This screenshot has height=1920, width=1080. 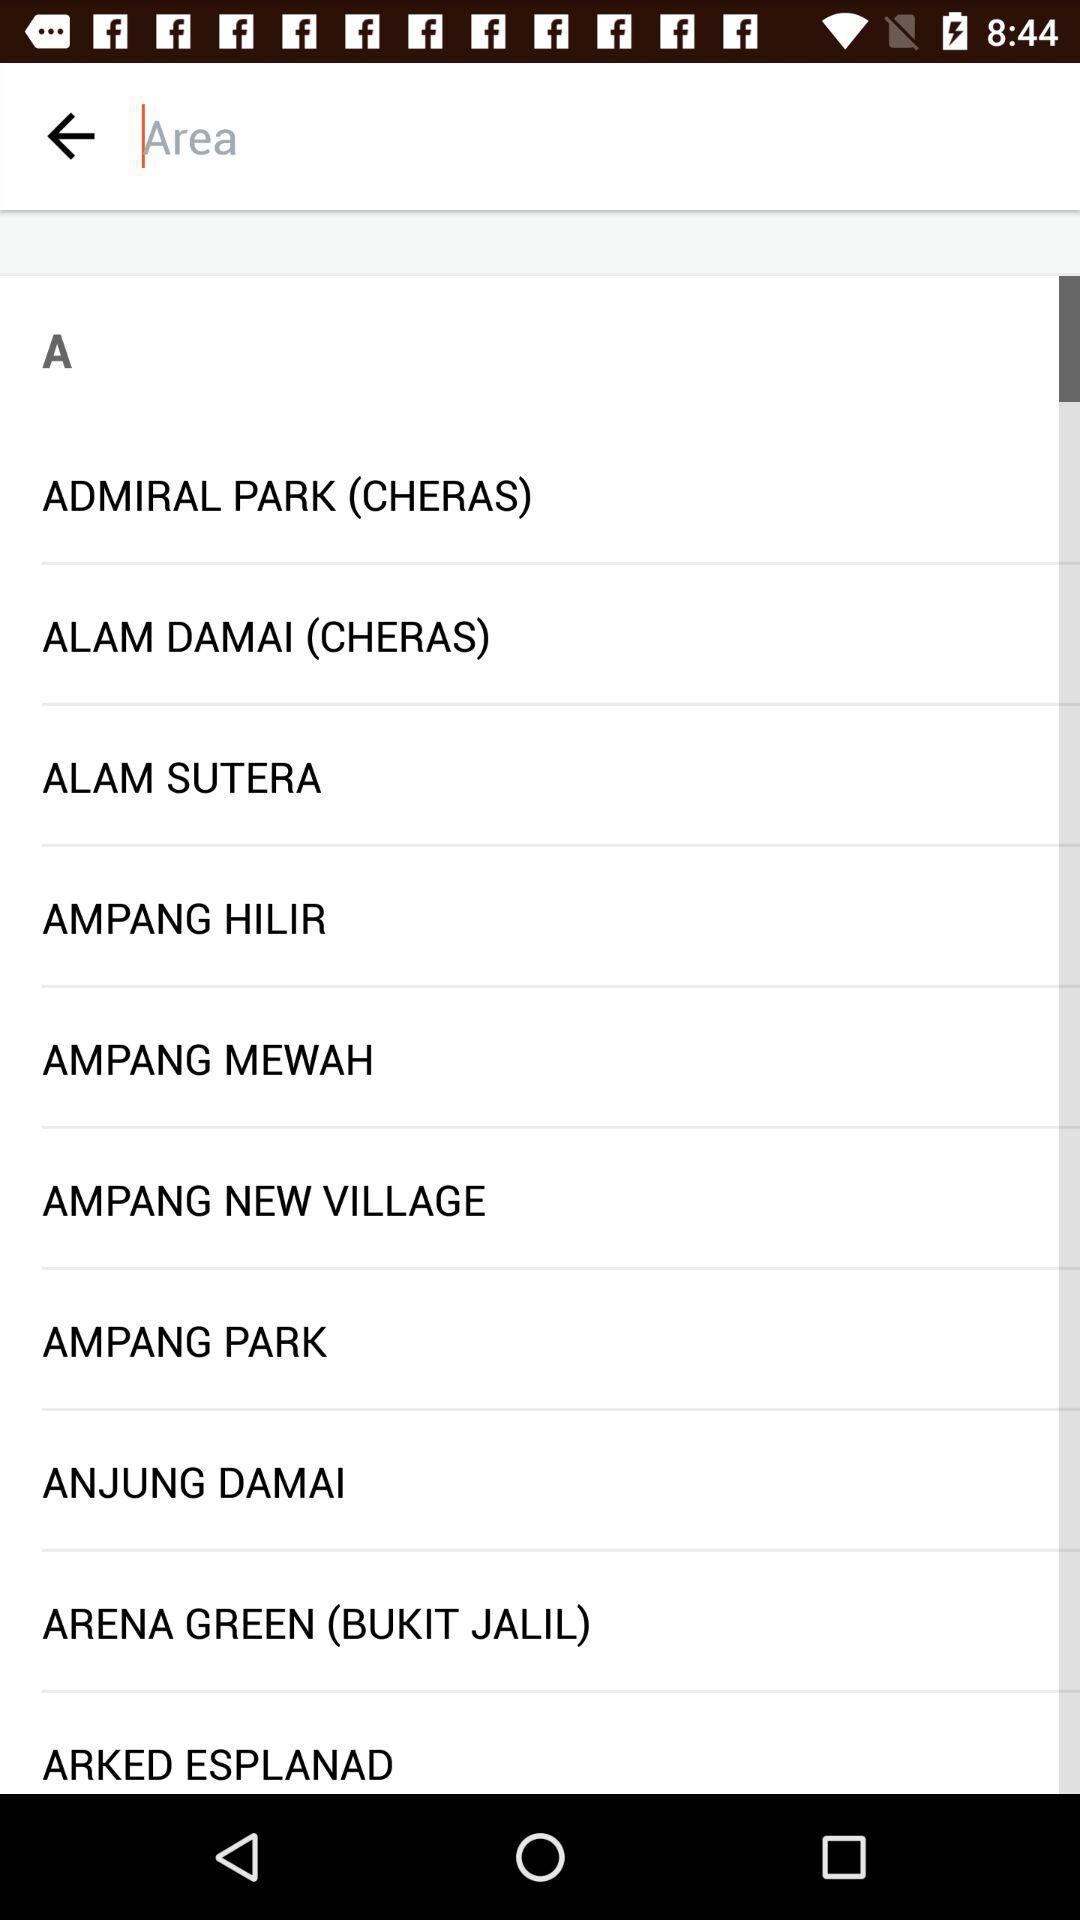 I want to click on the ampang hilir icon, so click(x=540, y=916).